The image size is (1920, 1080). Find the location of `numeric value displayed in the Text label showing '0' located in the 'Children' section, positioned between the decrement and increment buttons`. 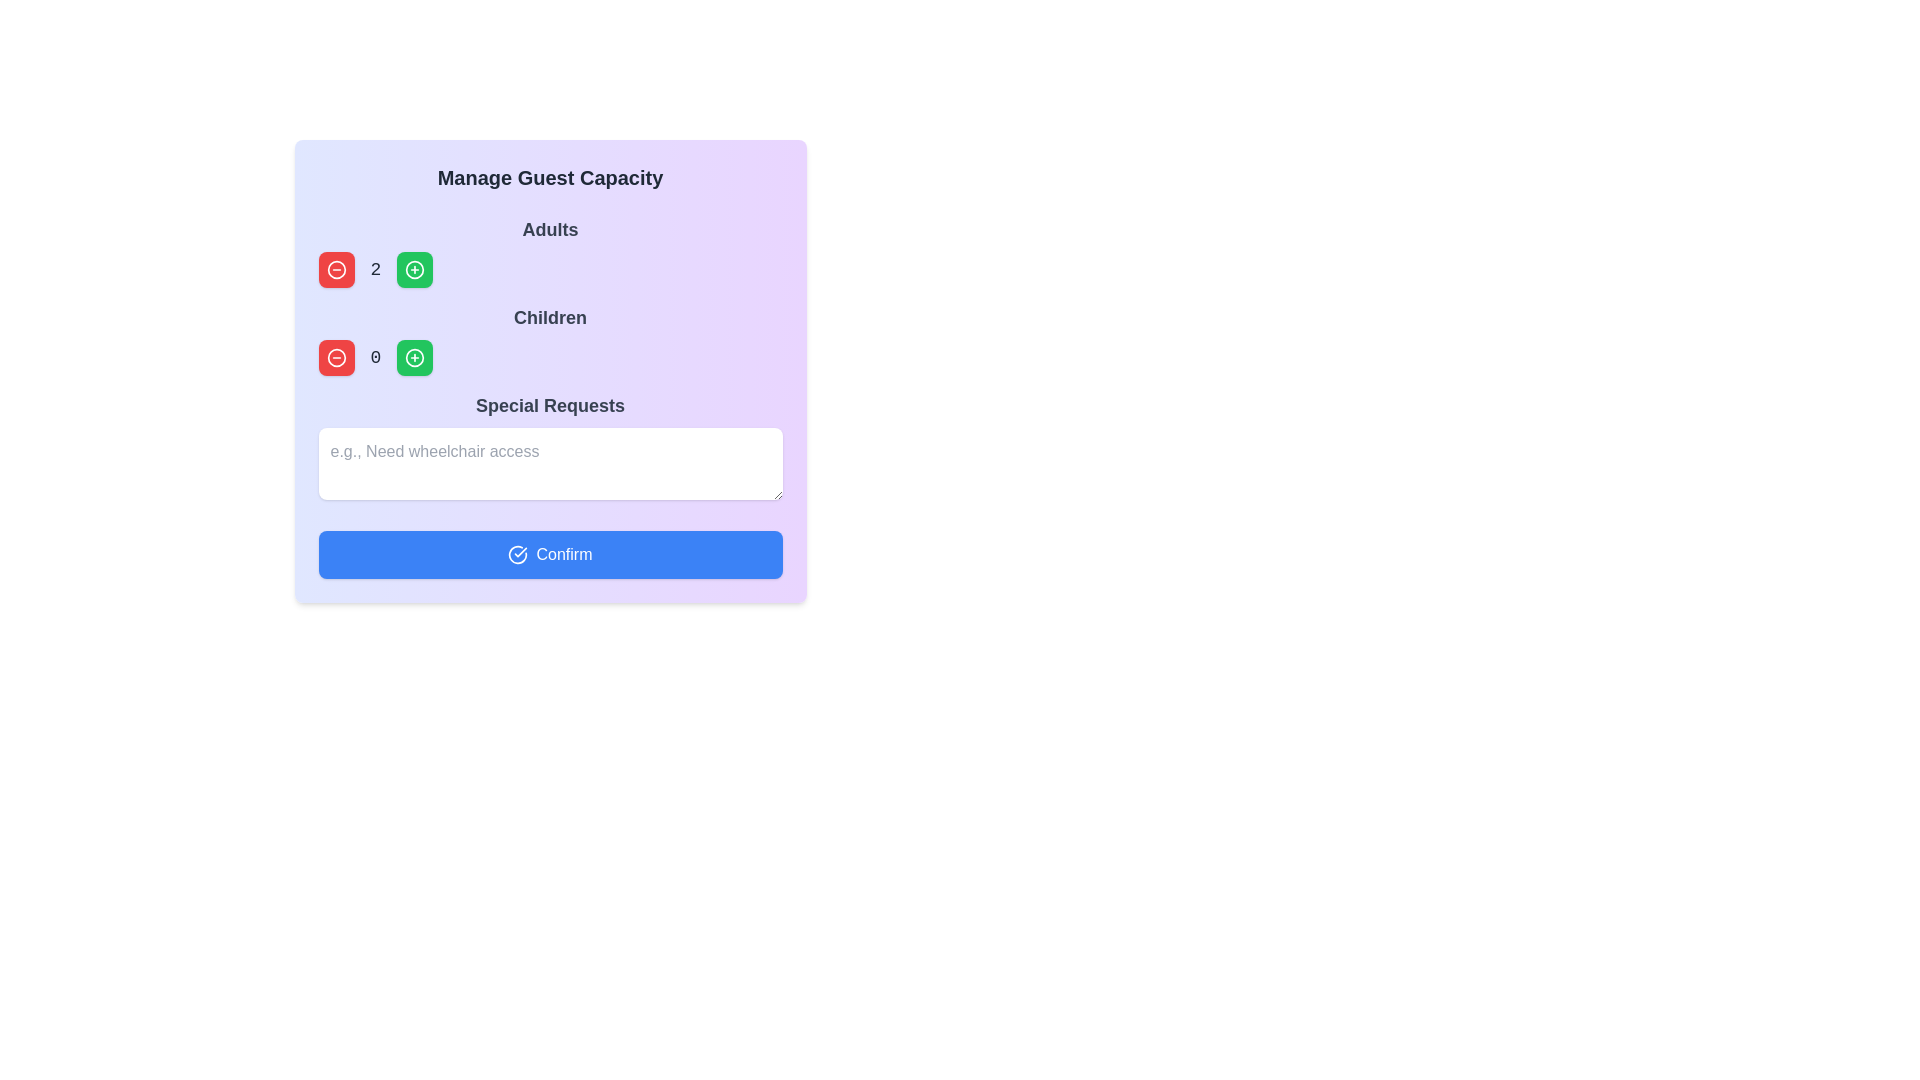

numeric value displayed in the Text label showing '0' located in the 'Children' section, positioned between the decrement and increment buttons is located at coordinates (375, 357).